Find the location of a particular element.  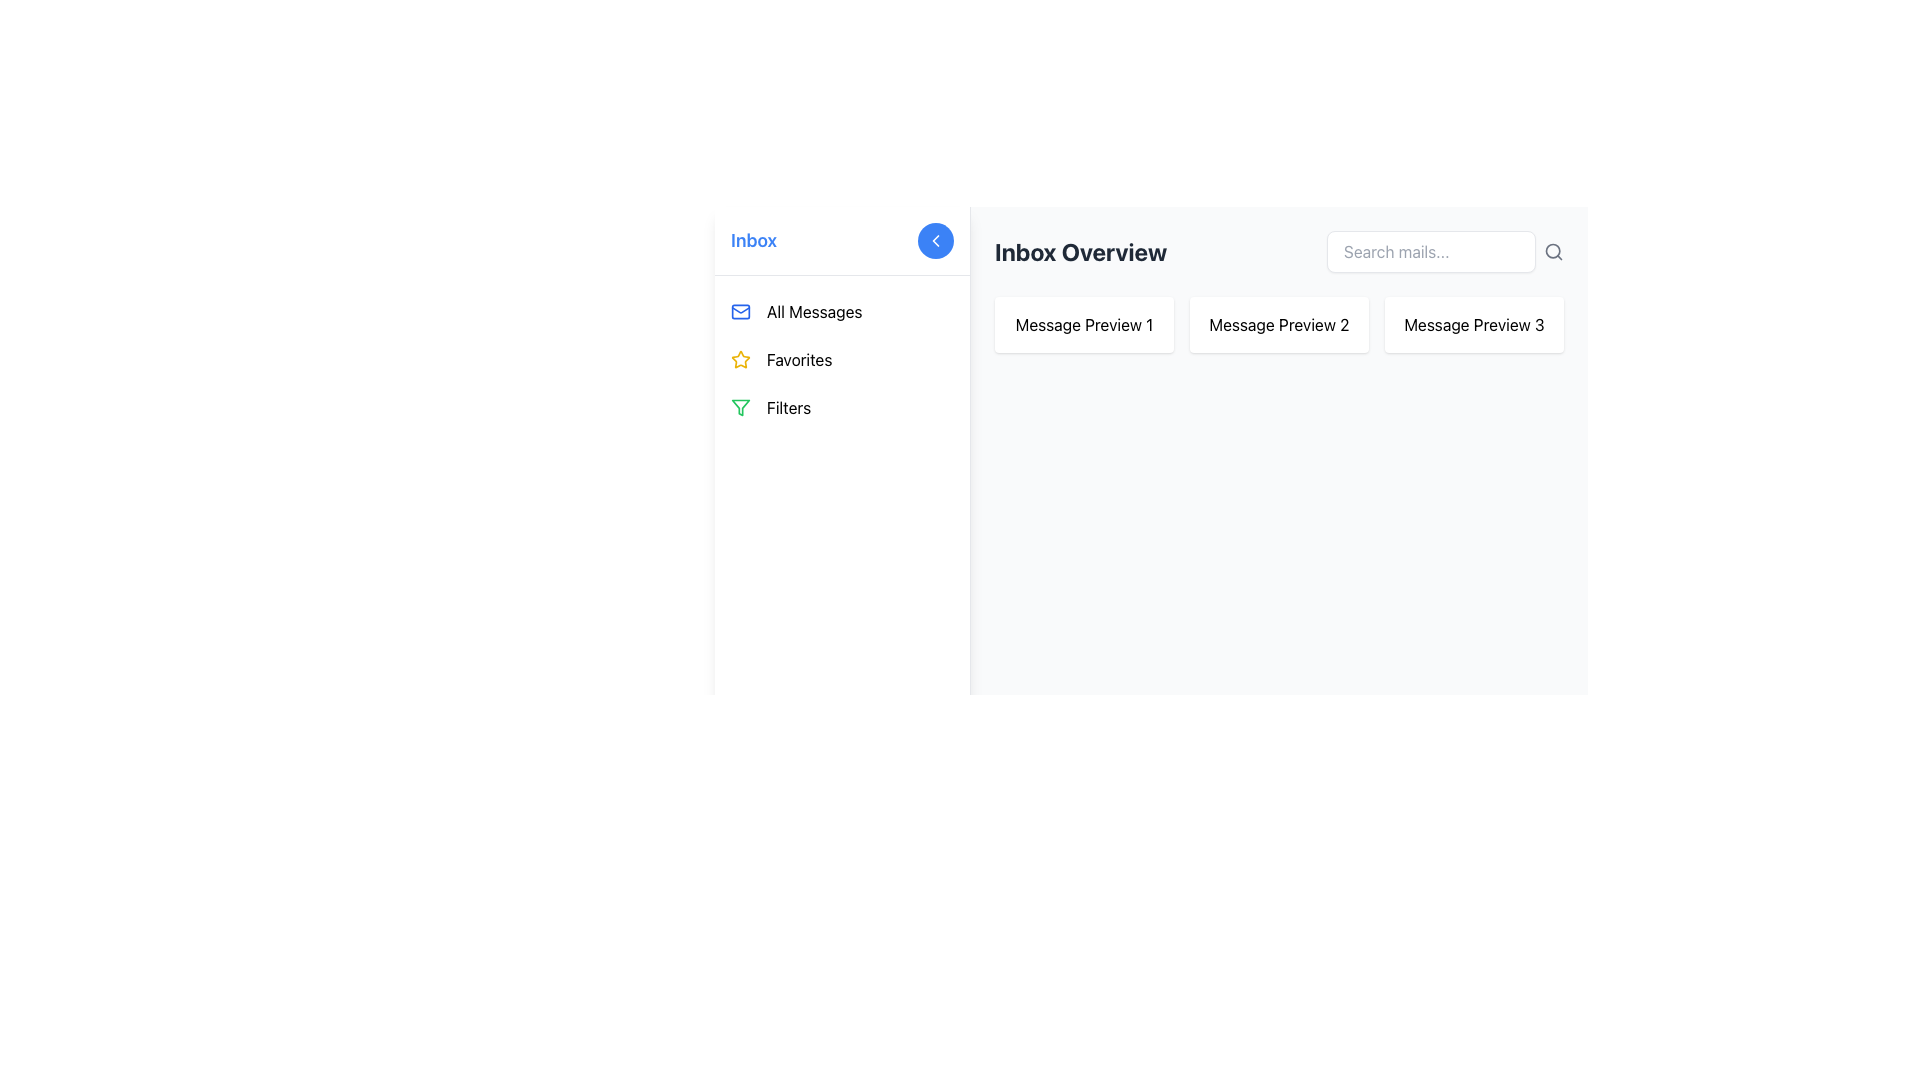

the green funnel icon representing filtering functionality, located to the left of the 'Filters' text is located at coordinates (739, 407).